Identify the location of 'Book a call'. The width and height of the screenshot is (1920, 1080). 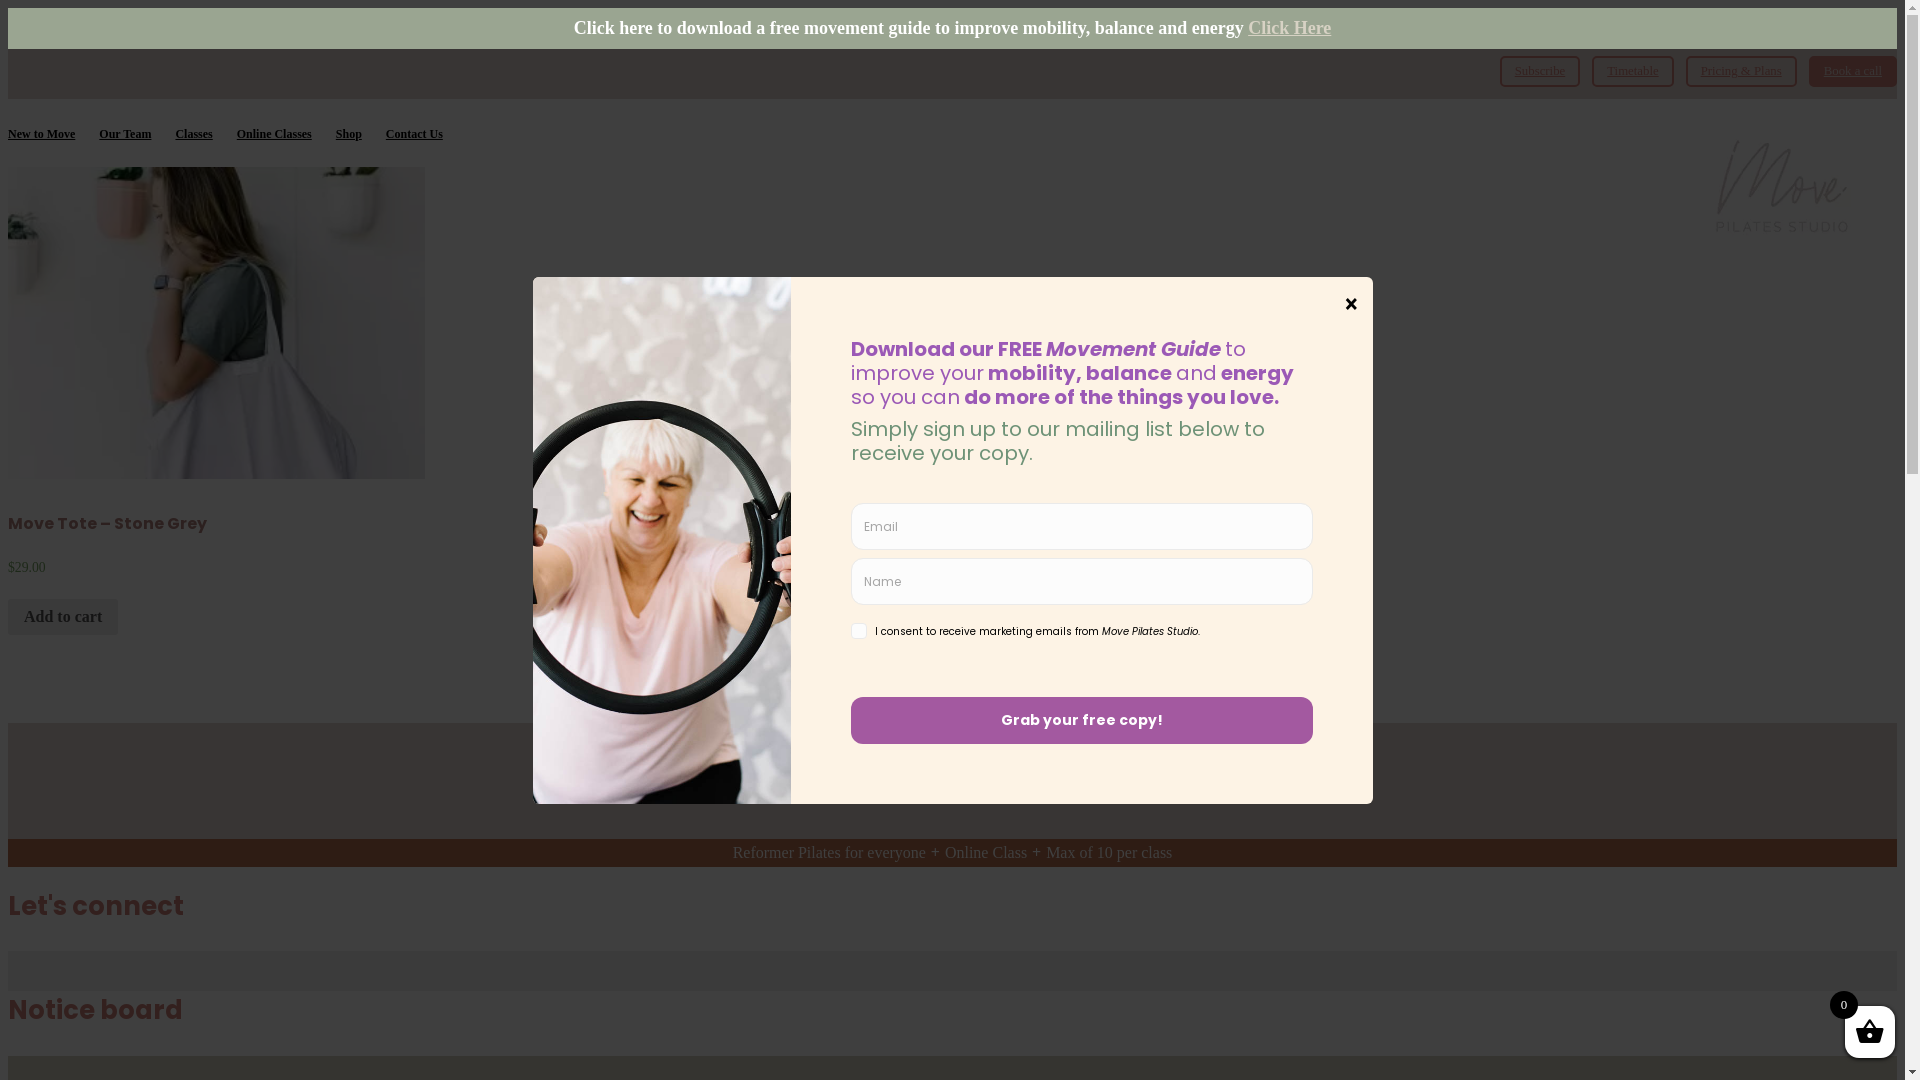
(1851, 70).